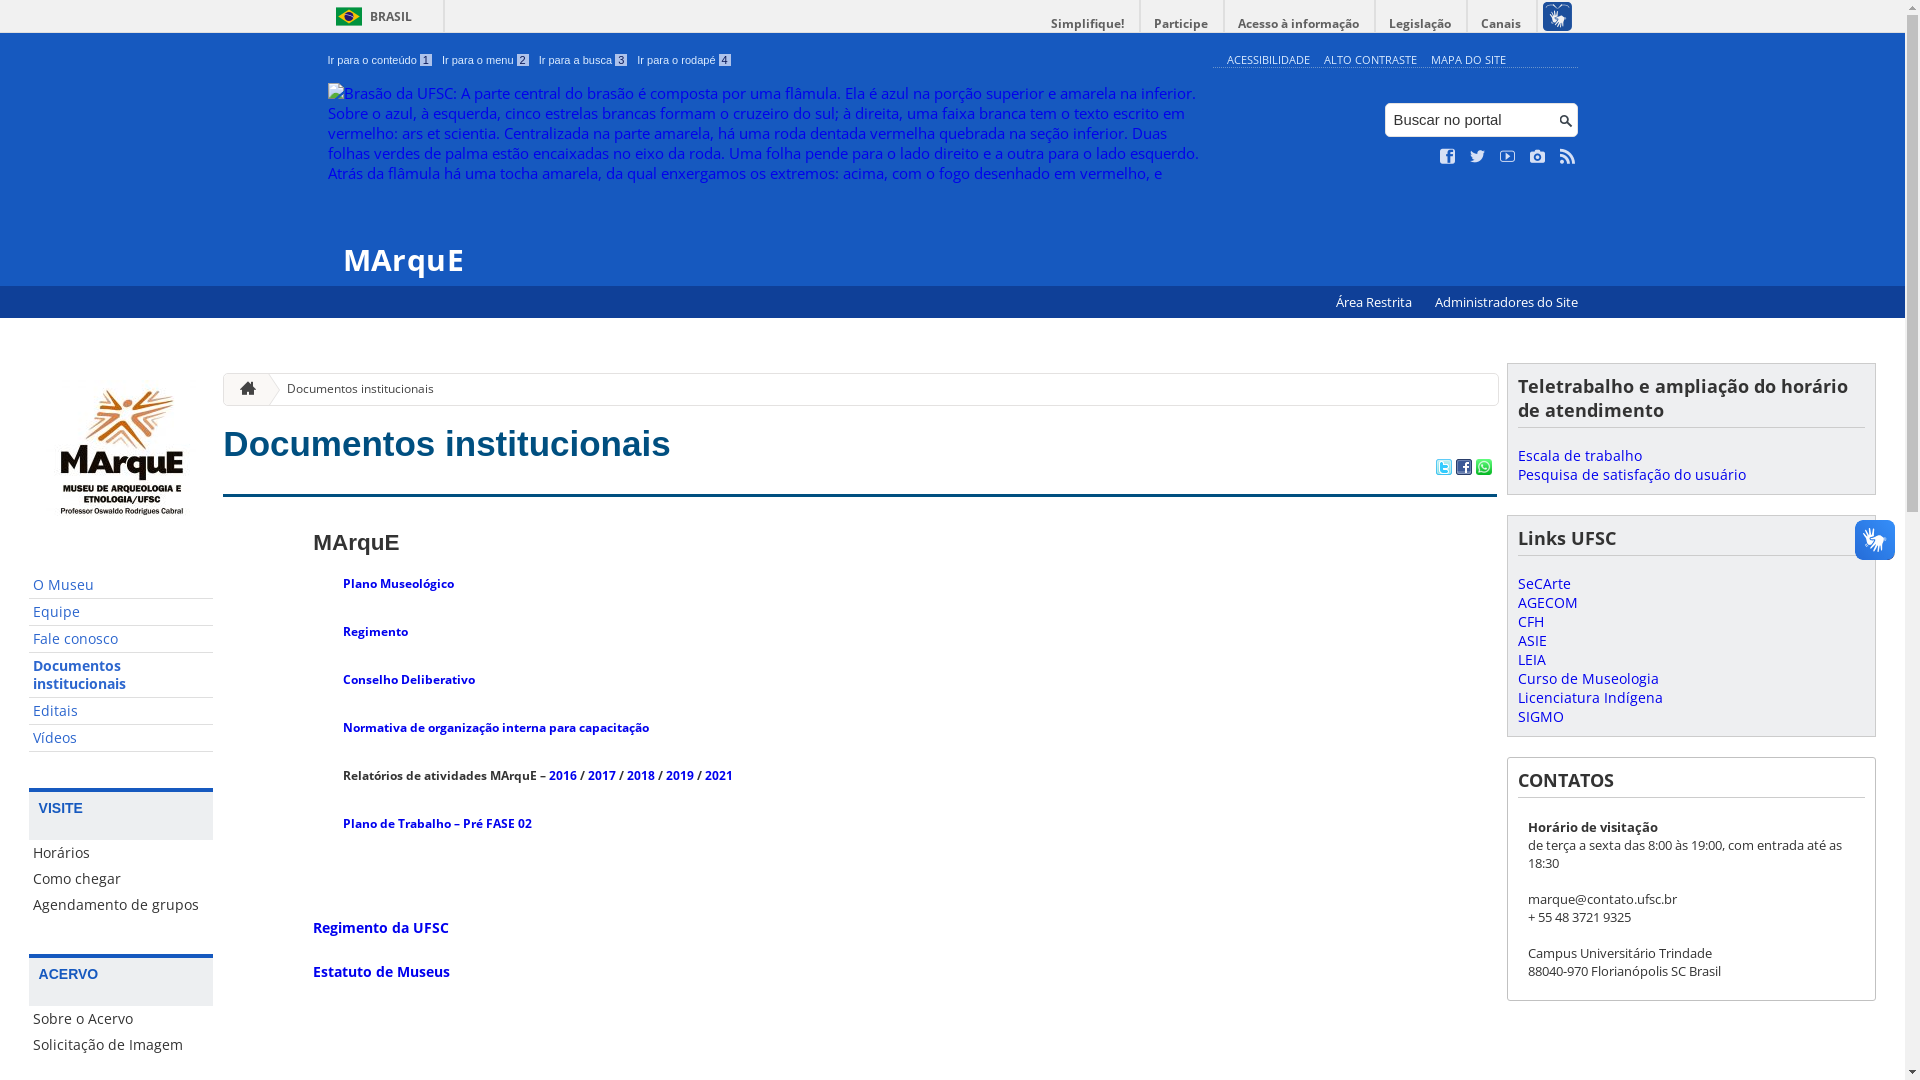 This screenshot has height=1080, width=1920. I want to click on '2017', so click(600, 774).